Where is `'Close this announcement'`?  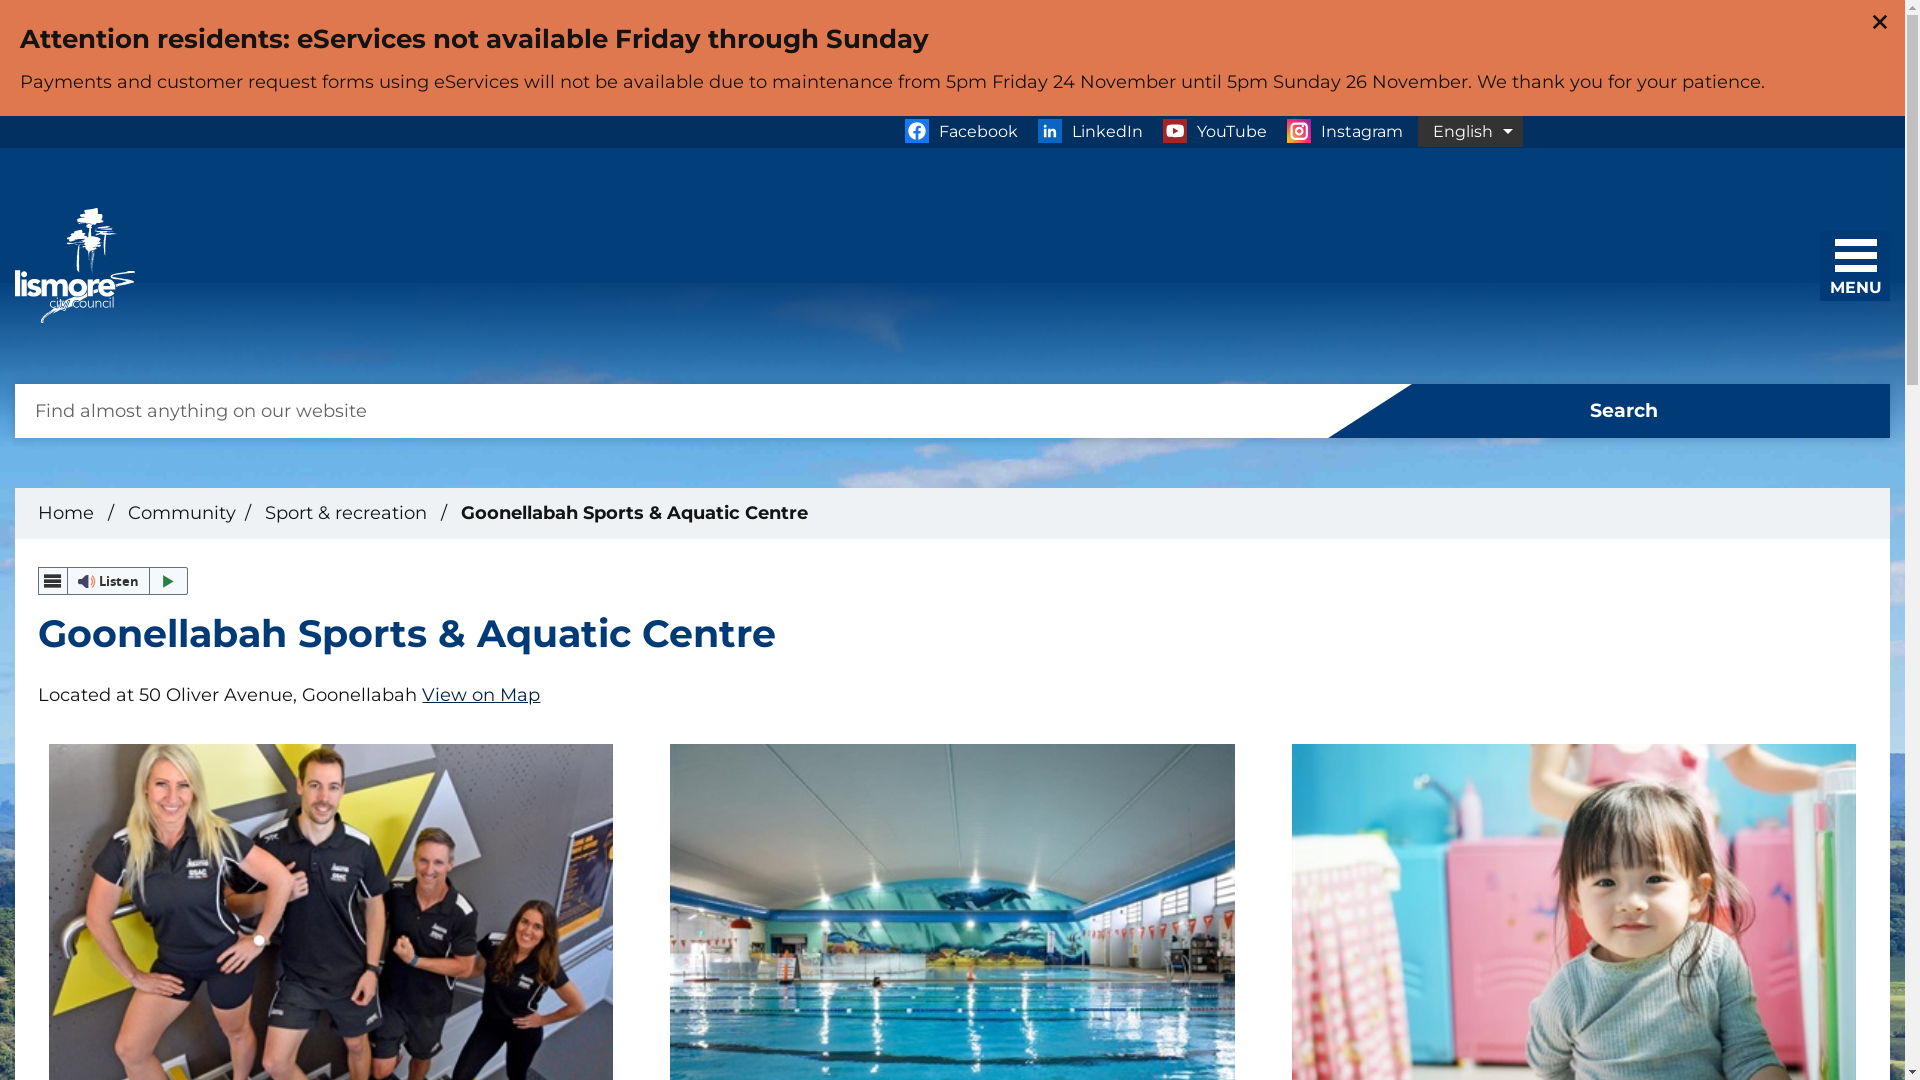
'Close this announcement' is located at coordinates (1879, 22).